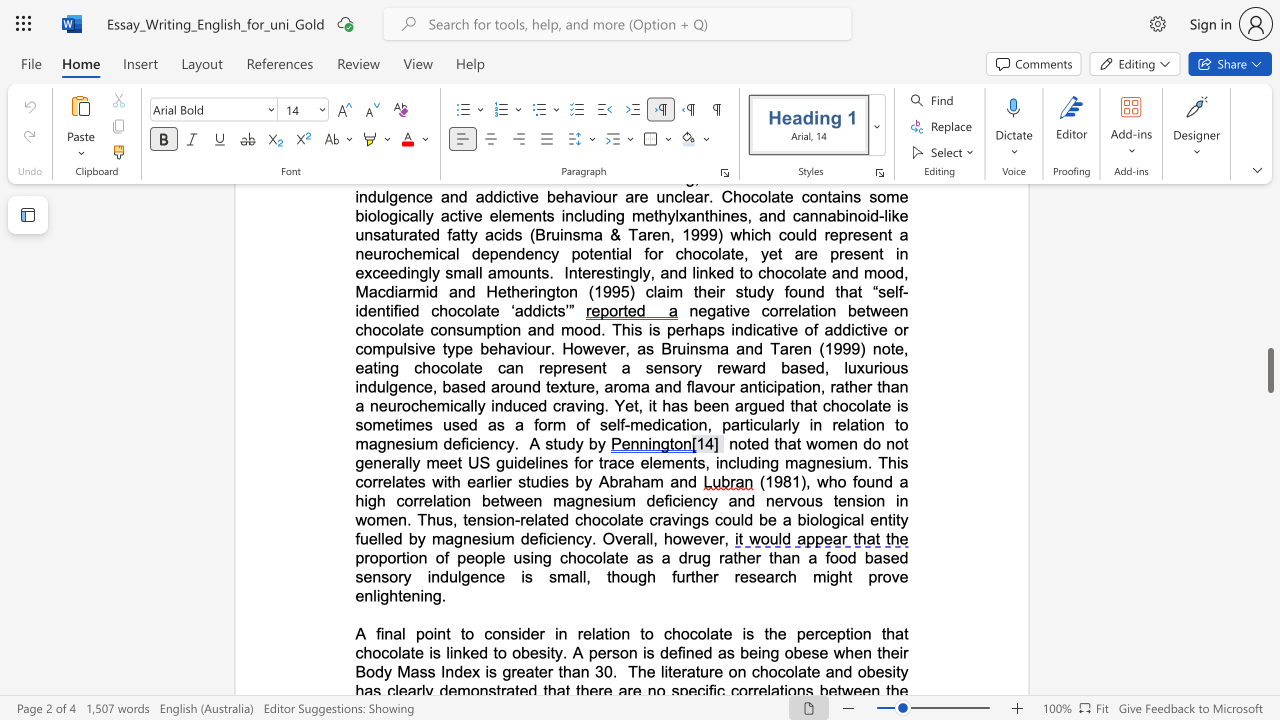 This screenshot has width=1280, height=720. I want to click on the scrollbar to slide the page up, so click(1269, 310).